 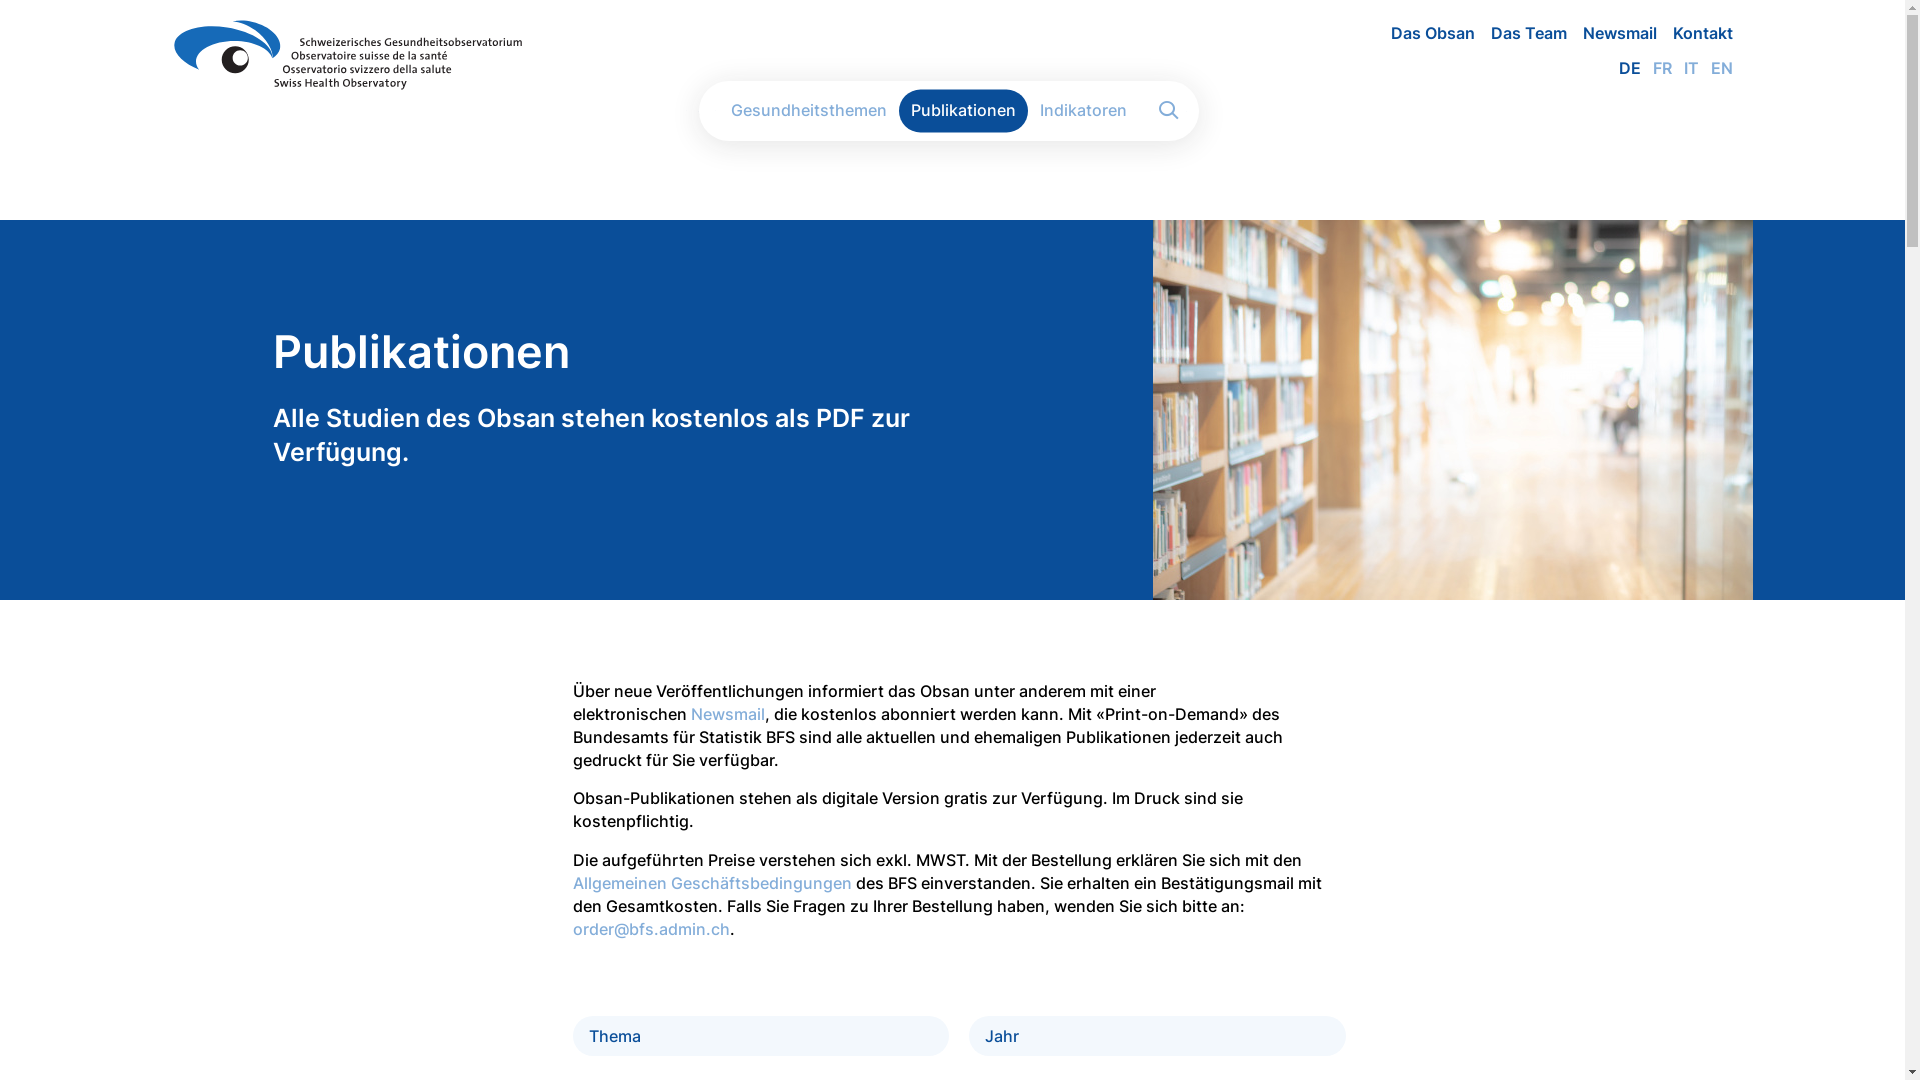 I want to click on 'EN', so click(x=1713, y=67).